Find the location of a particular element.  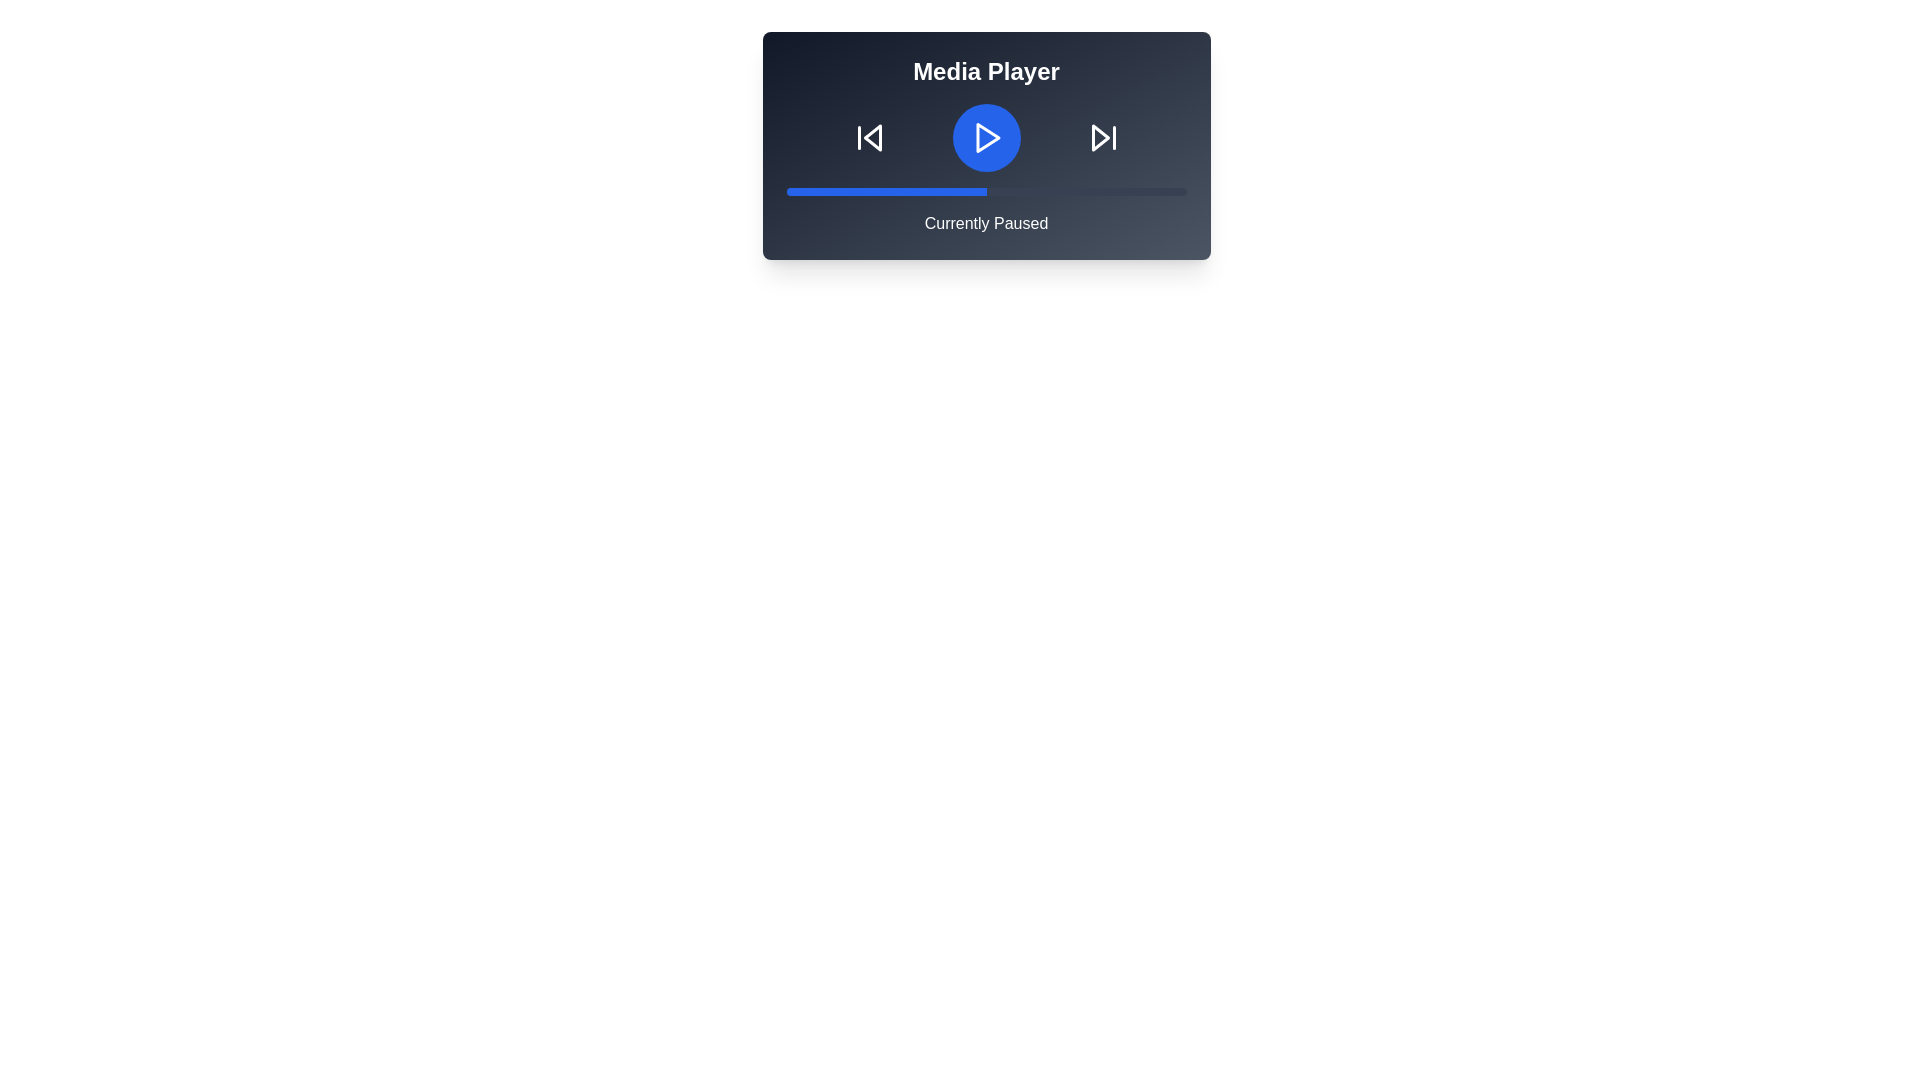

the play/pause button to toggle the playback state is located at coordinates (986, 137).